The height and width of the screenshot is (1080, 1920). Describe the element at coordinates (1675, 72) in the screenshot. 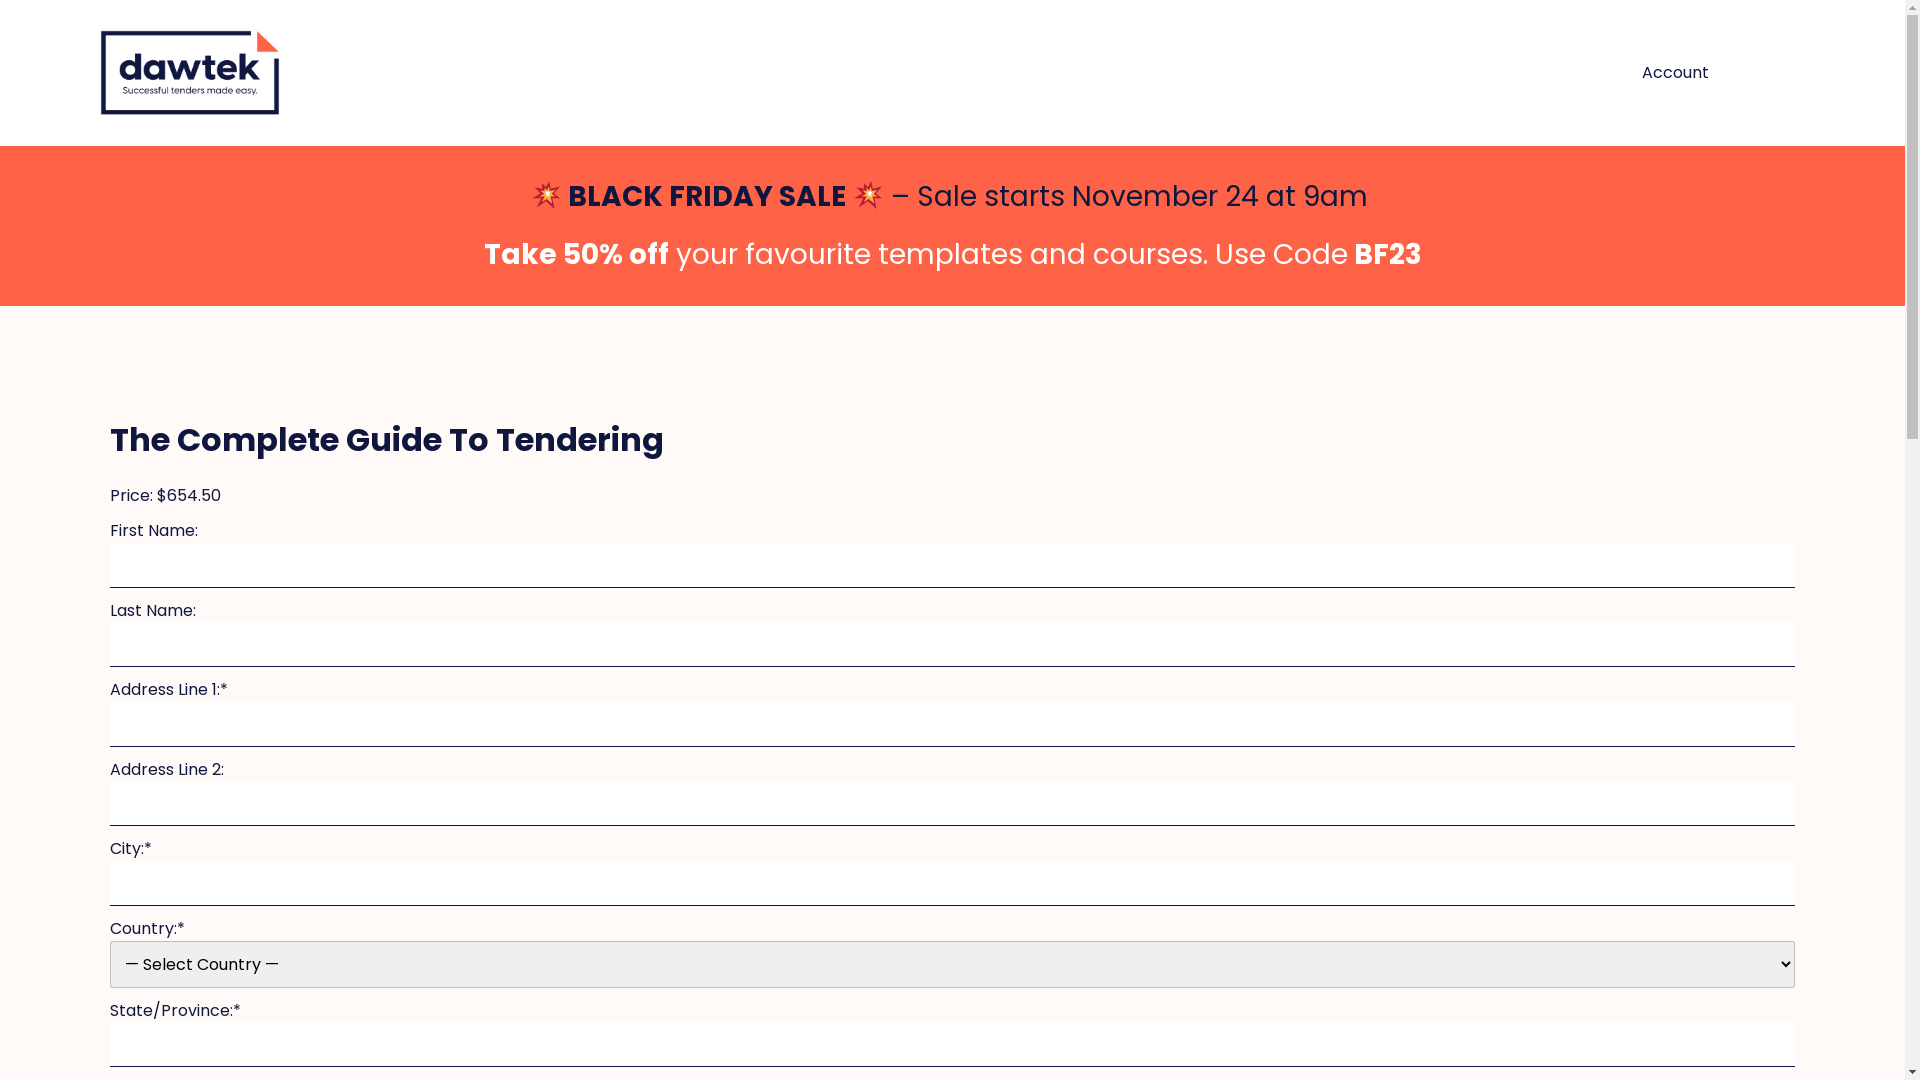

I see `'Account'` at that location.